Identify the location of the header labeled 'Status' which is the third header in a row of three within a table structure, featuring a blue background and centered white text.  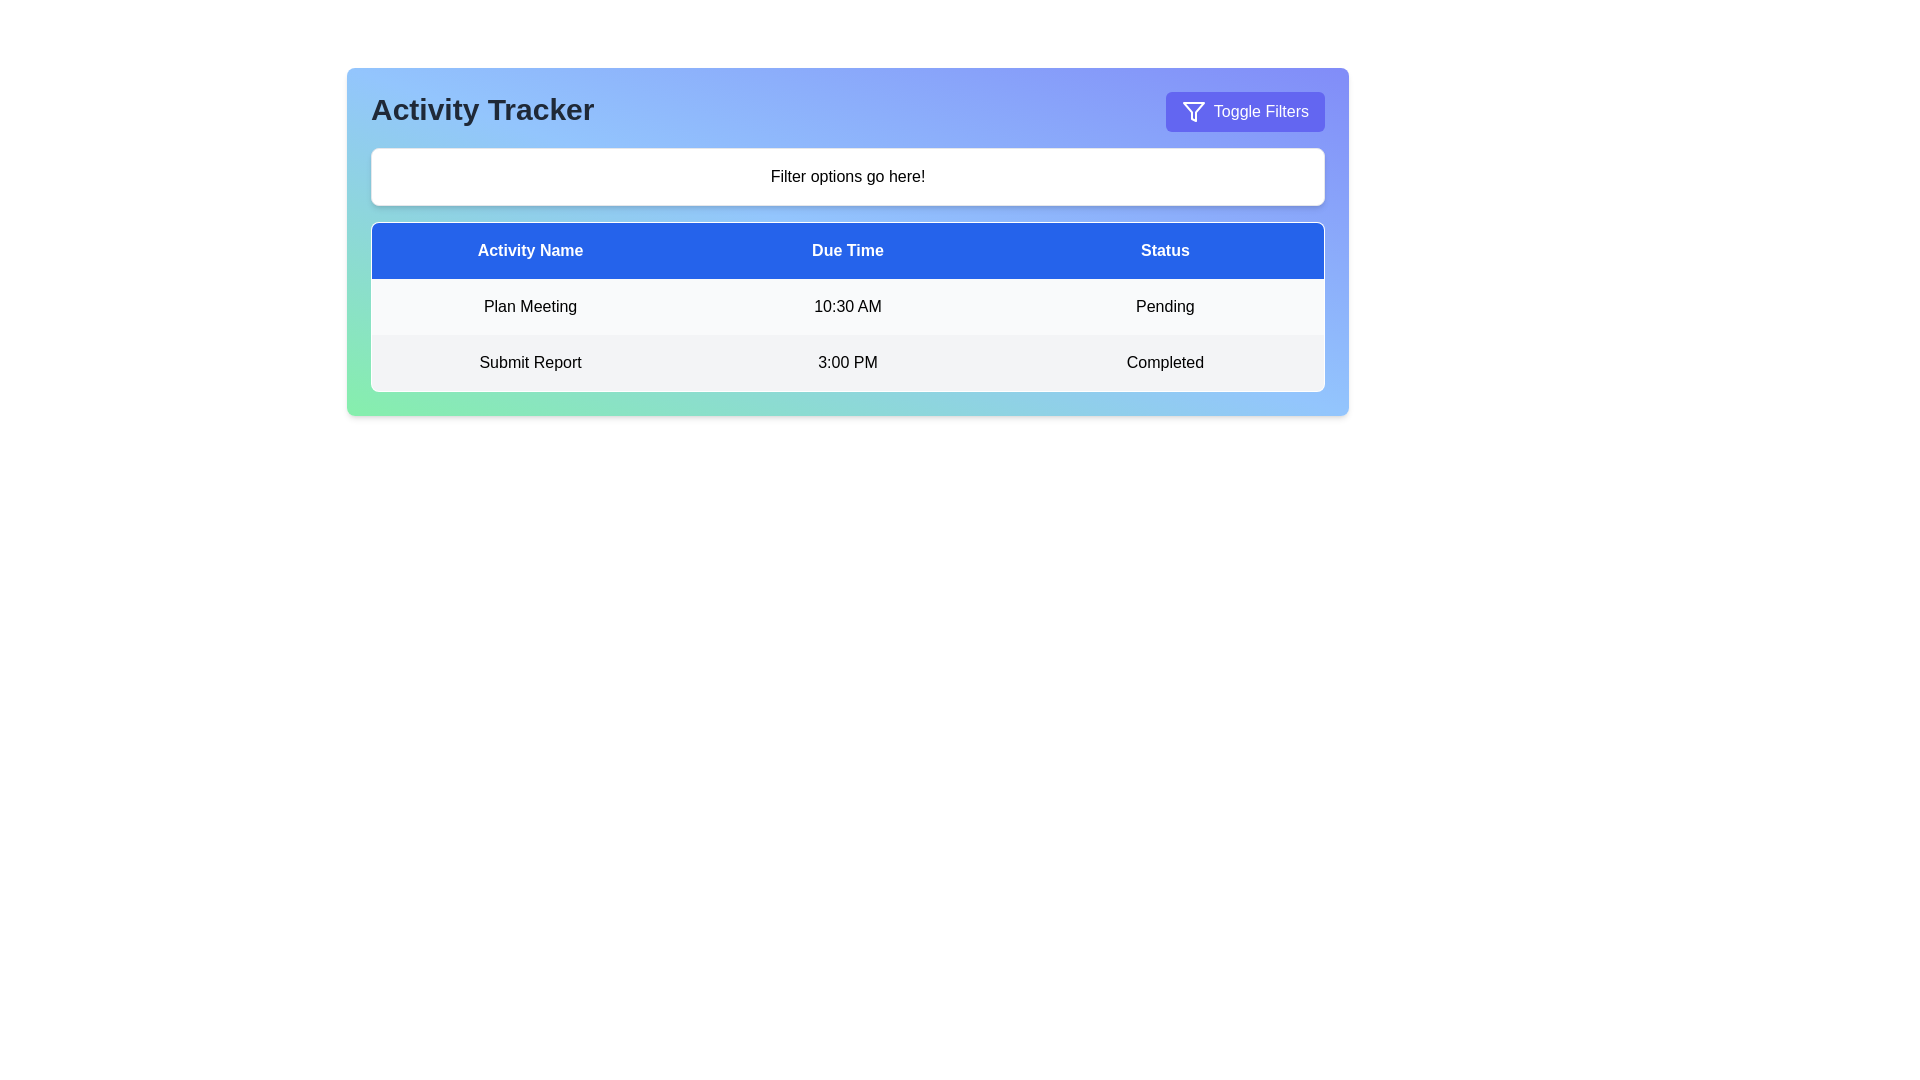
(1165, 249).